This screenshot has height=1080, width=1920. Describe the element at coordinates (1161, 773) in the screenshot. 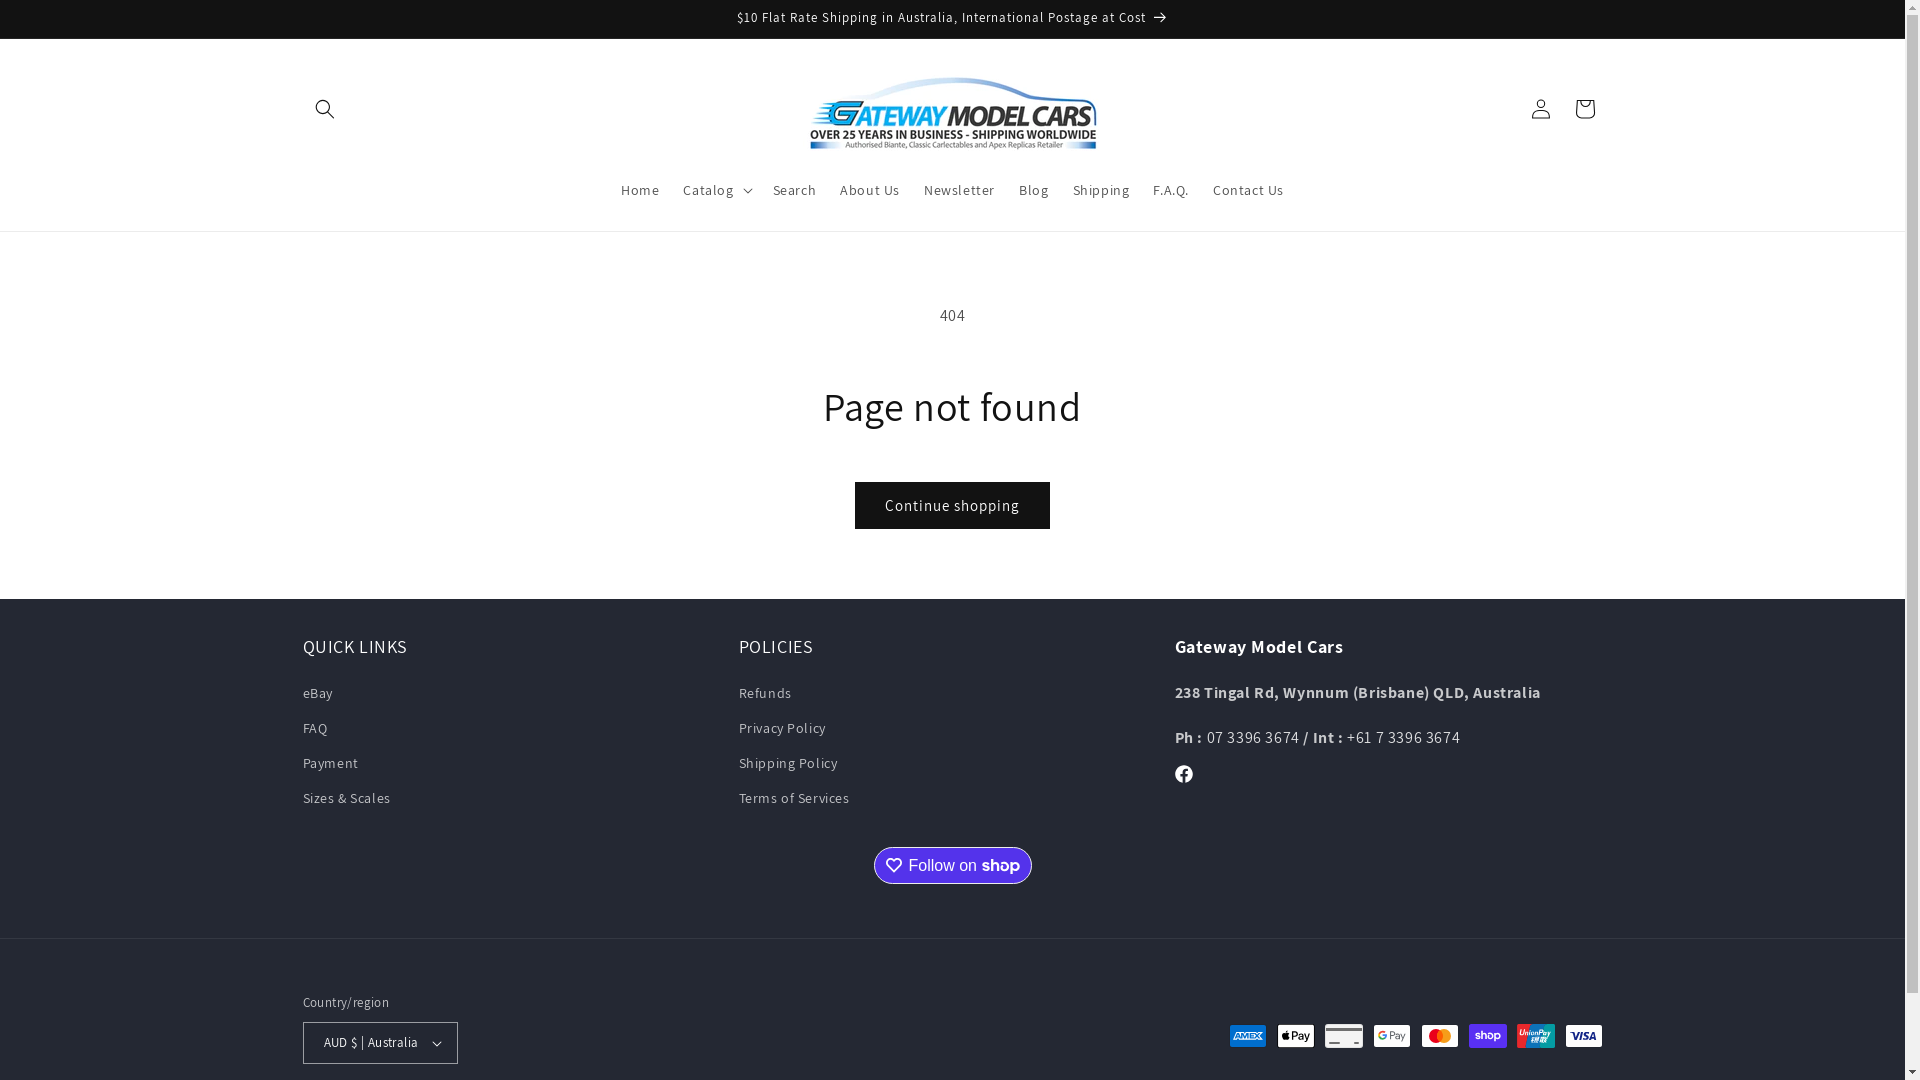

I see `'Facebook'` at that location.